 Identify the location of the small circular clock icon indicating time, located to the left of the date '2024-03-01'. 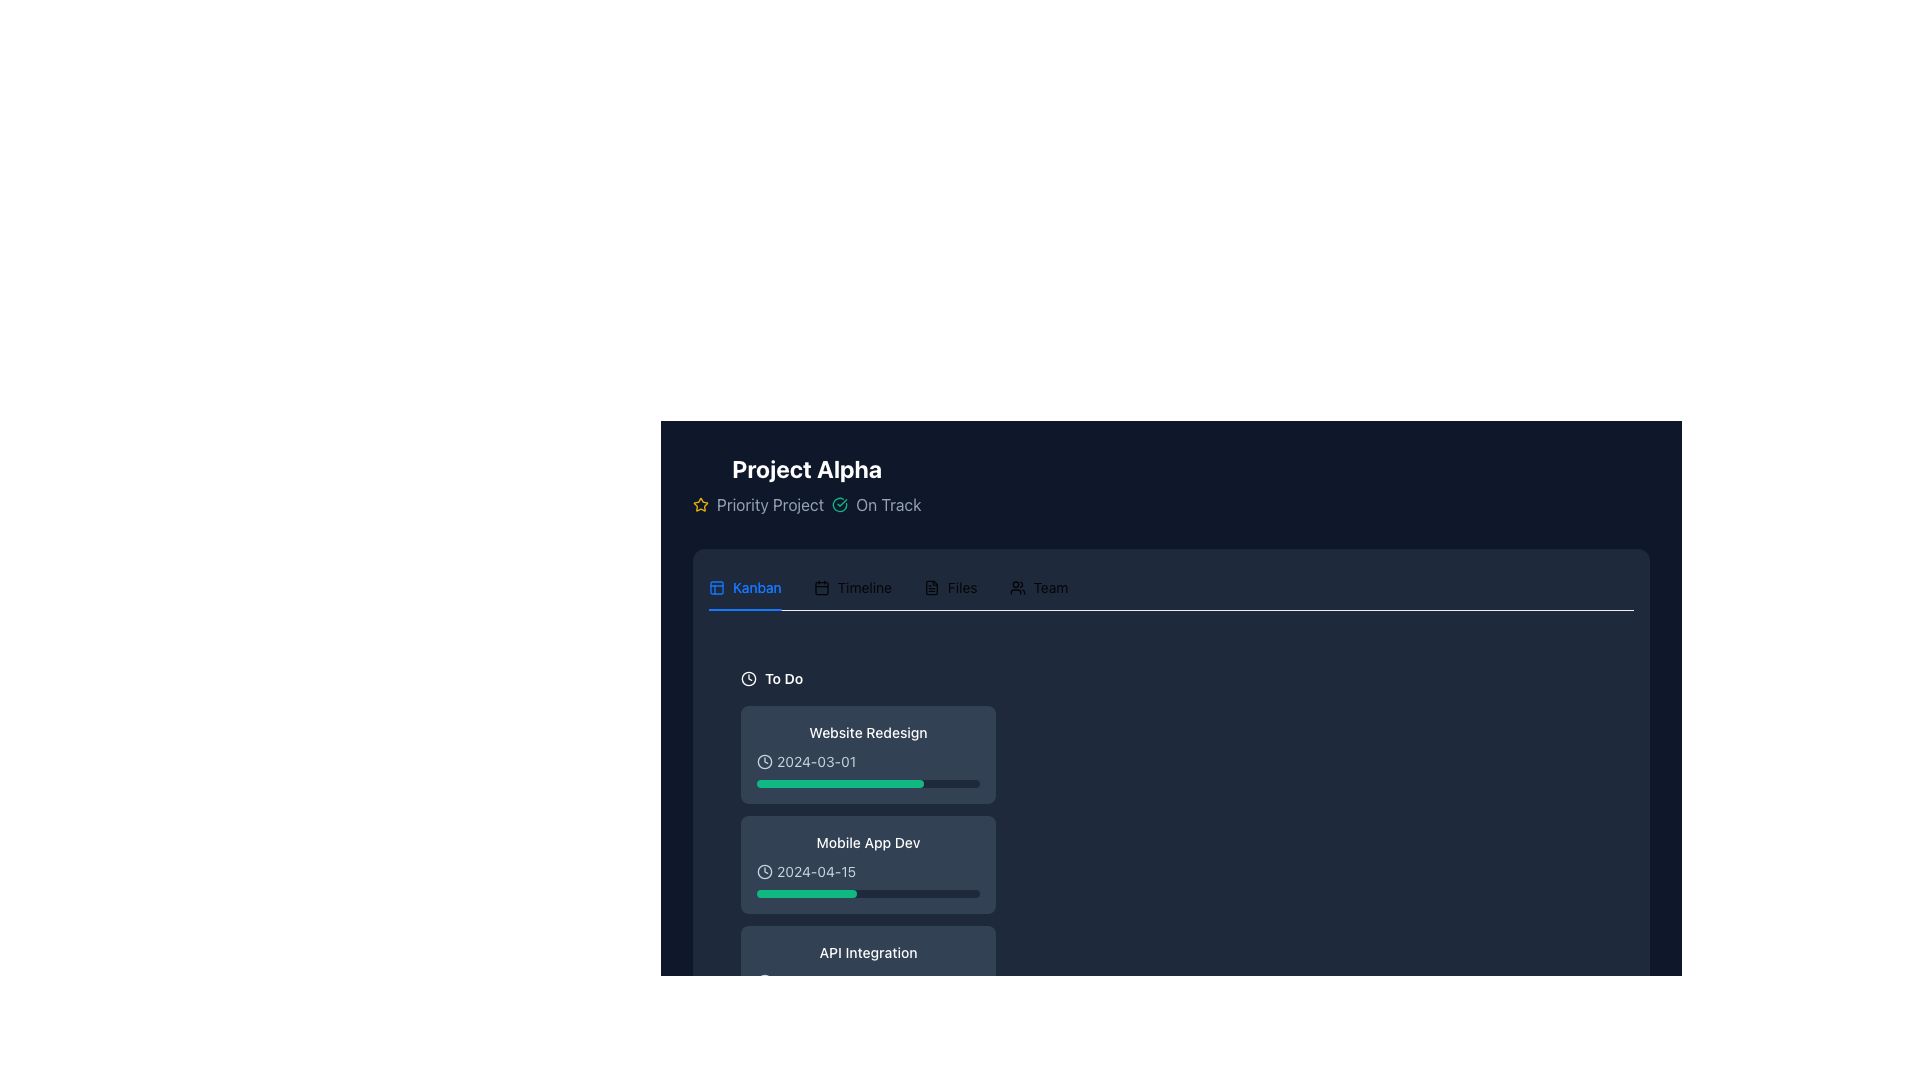
(763, 762).